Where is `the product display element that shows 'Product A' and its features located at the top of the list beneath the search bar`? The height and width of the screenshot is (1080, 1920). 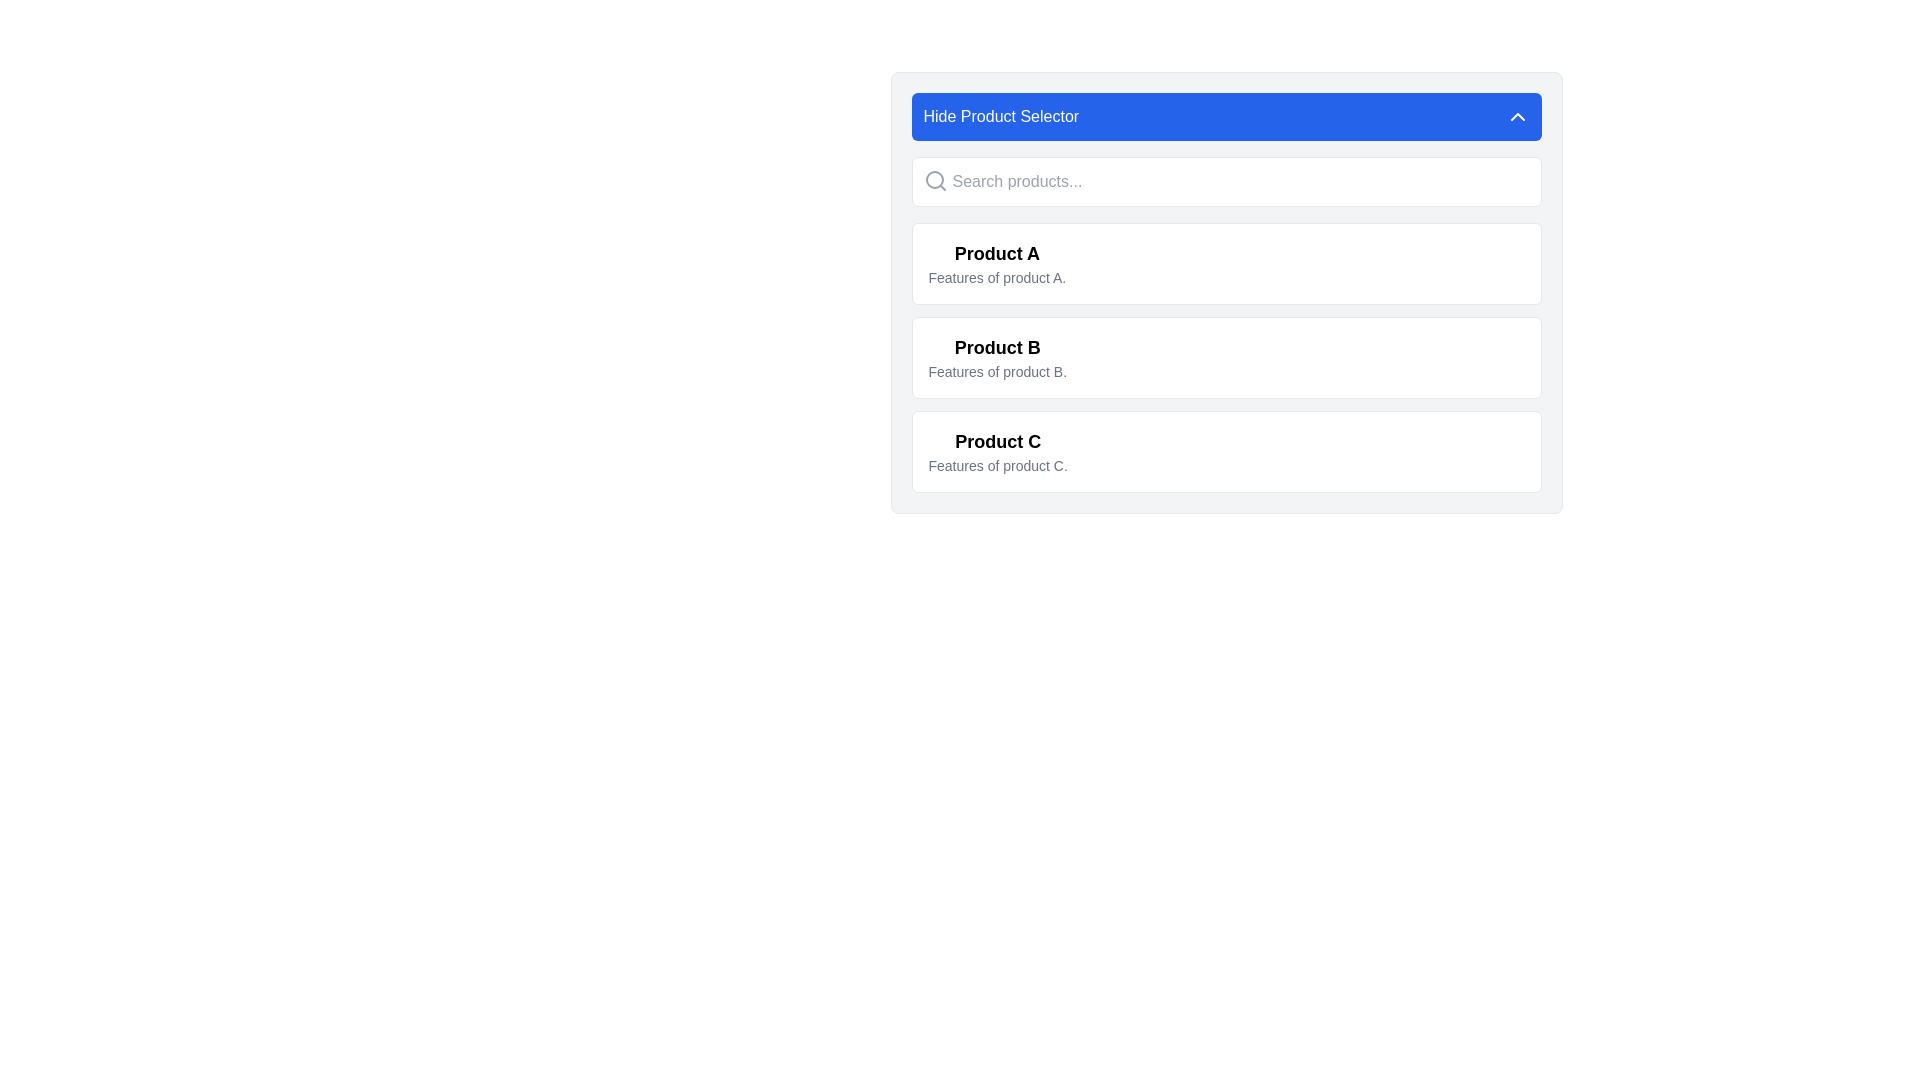 the product display element that shows 'Product A' and its features located at the top of the list beneath the search bar is located at coordinates (997, 262).